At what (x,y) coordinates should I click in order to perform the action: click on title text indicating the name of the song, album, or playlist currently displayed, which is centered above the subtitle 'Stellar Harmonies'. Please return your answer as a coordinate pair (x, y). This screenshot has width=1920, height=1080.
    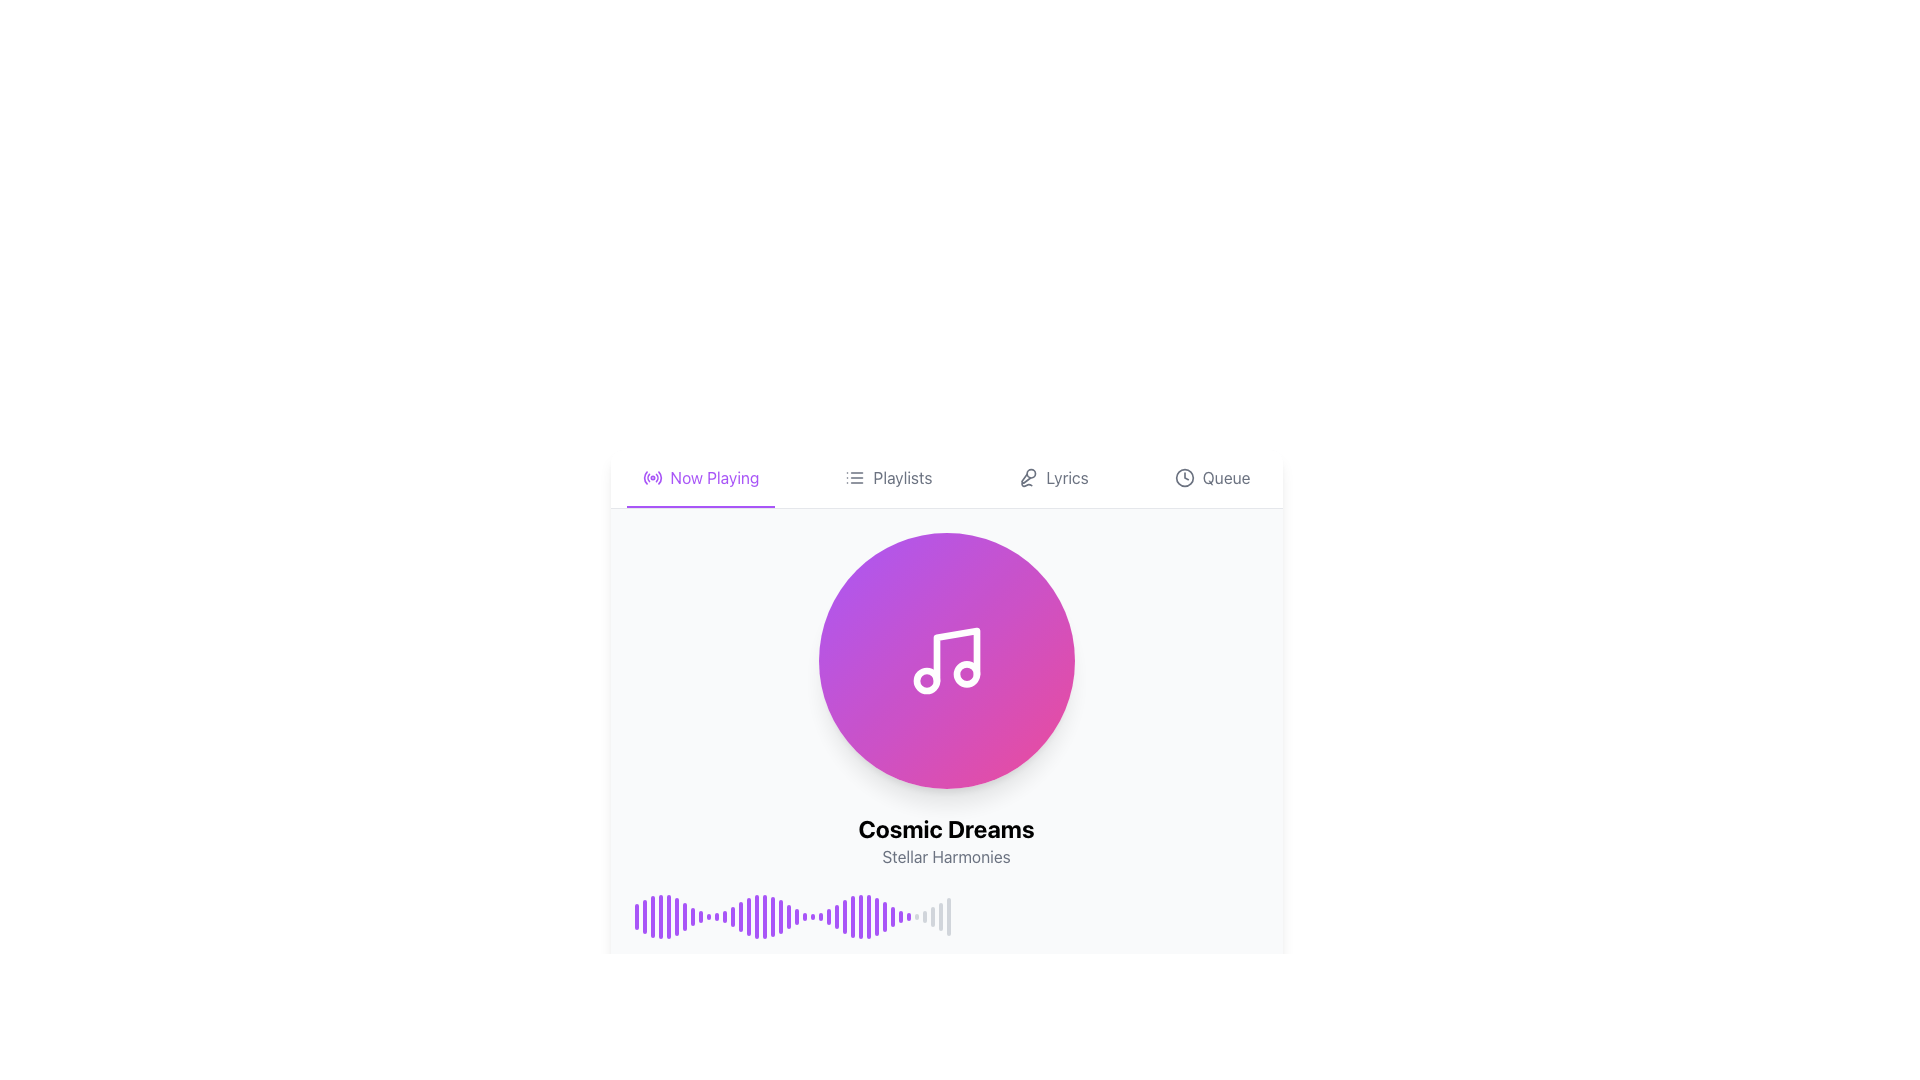
    Looking at the image, I should click on (945, 829).